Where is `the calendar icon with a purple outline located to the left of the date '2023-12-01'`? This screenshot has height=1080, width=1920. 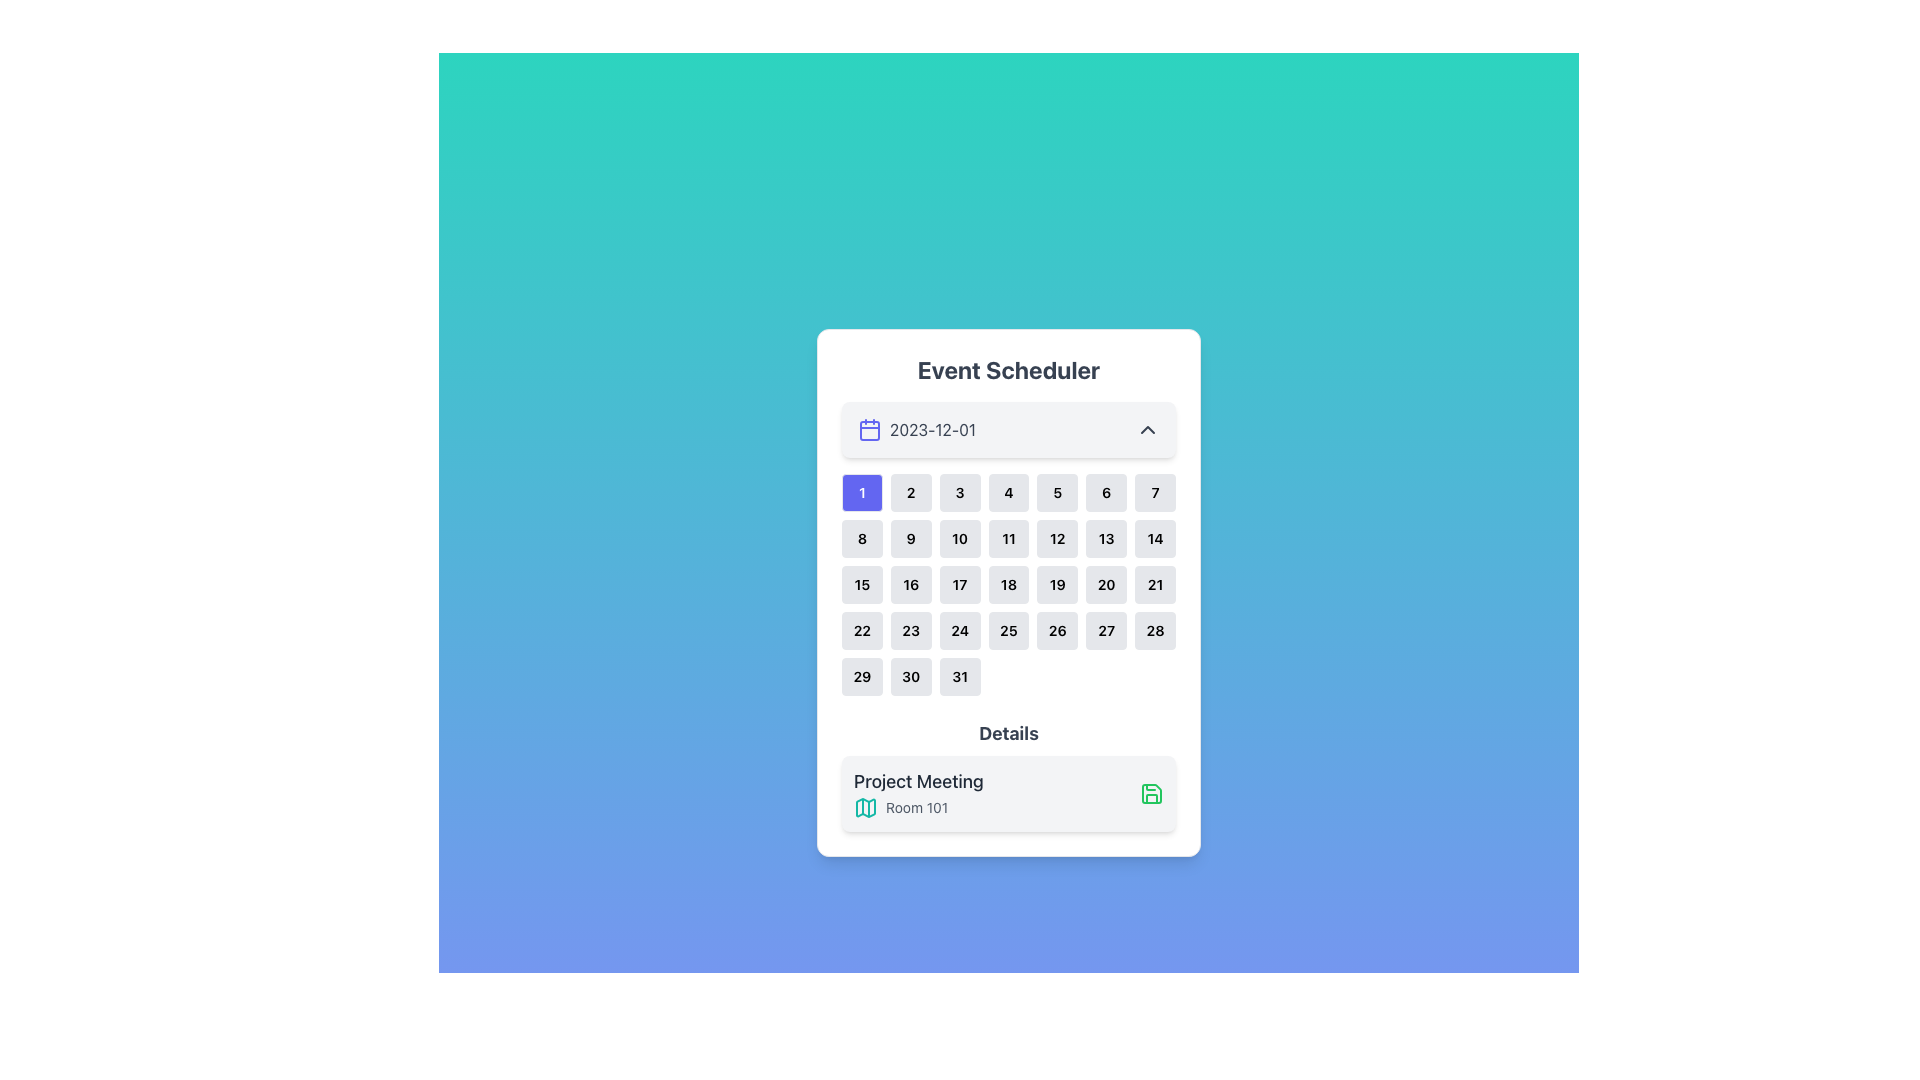
the calendar icon with a purple outline located to the left of the date '2023-12-01' is located at coordinates (869, 428).